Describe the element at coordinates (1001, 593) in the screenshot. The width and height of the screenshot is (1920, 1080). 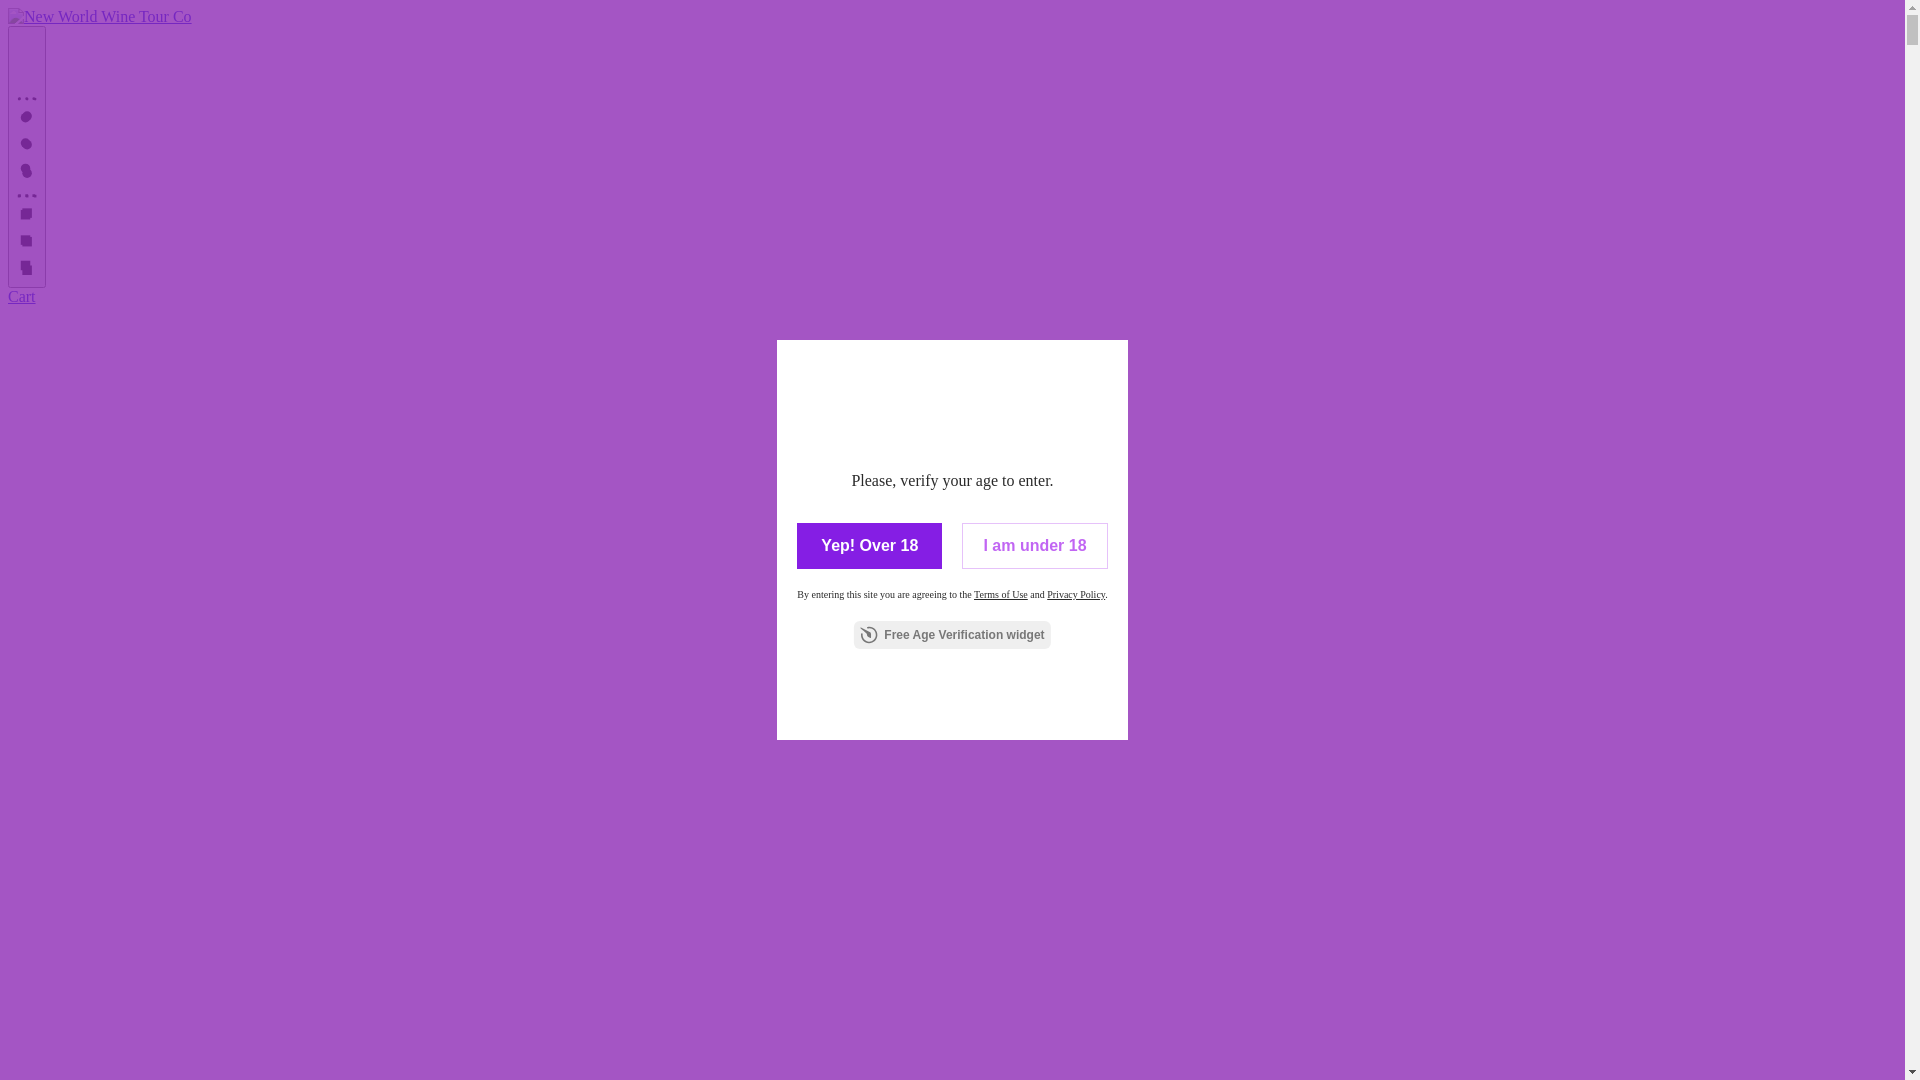
I see `'Terms of Use'` at that location.